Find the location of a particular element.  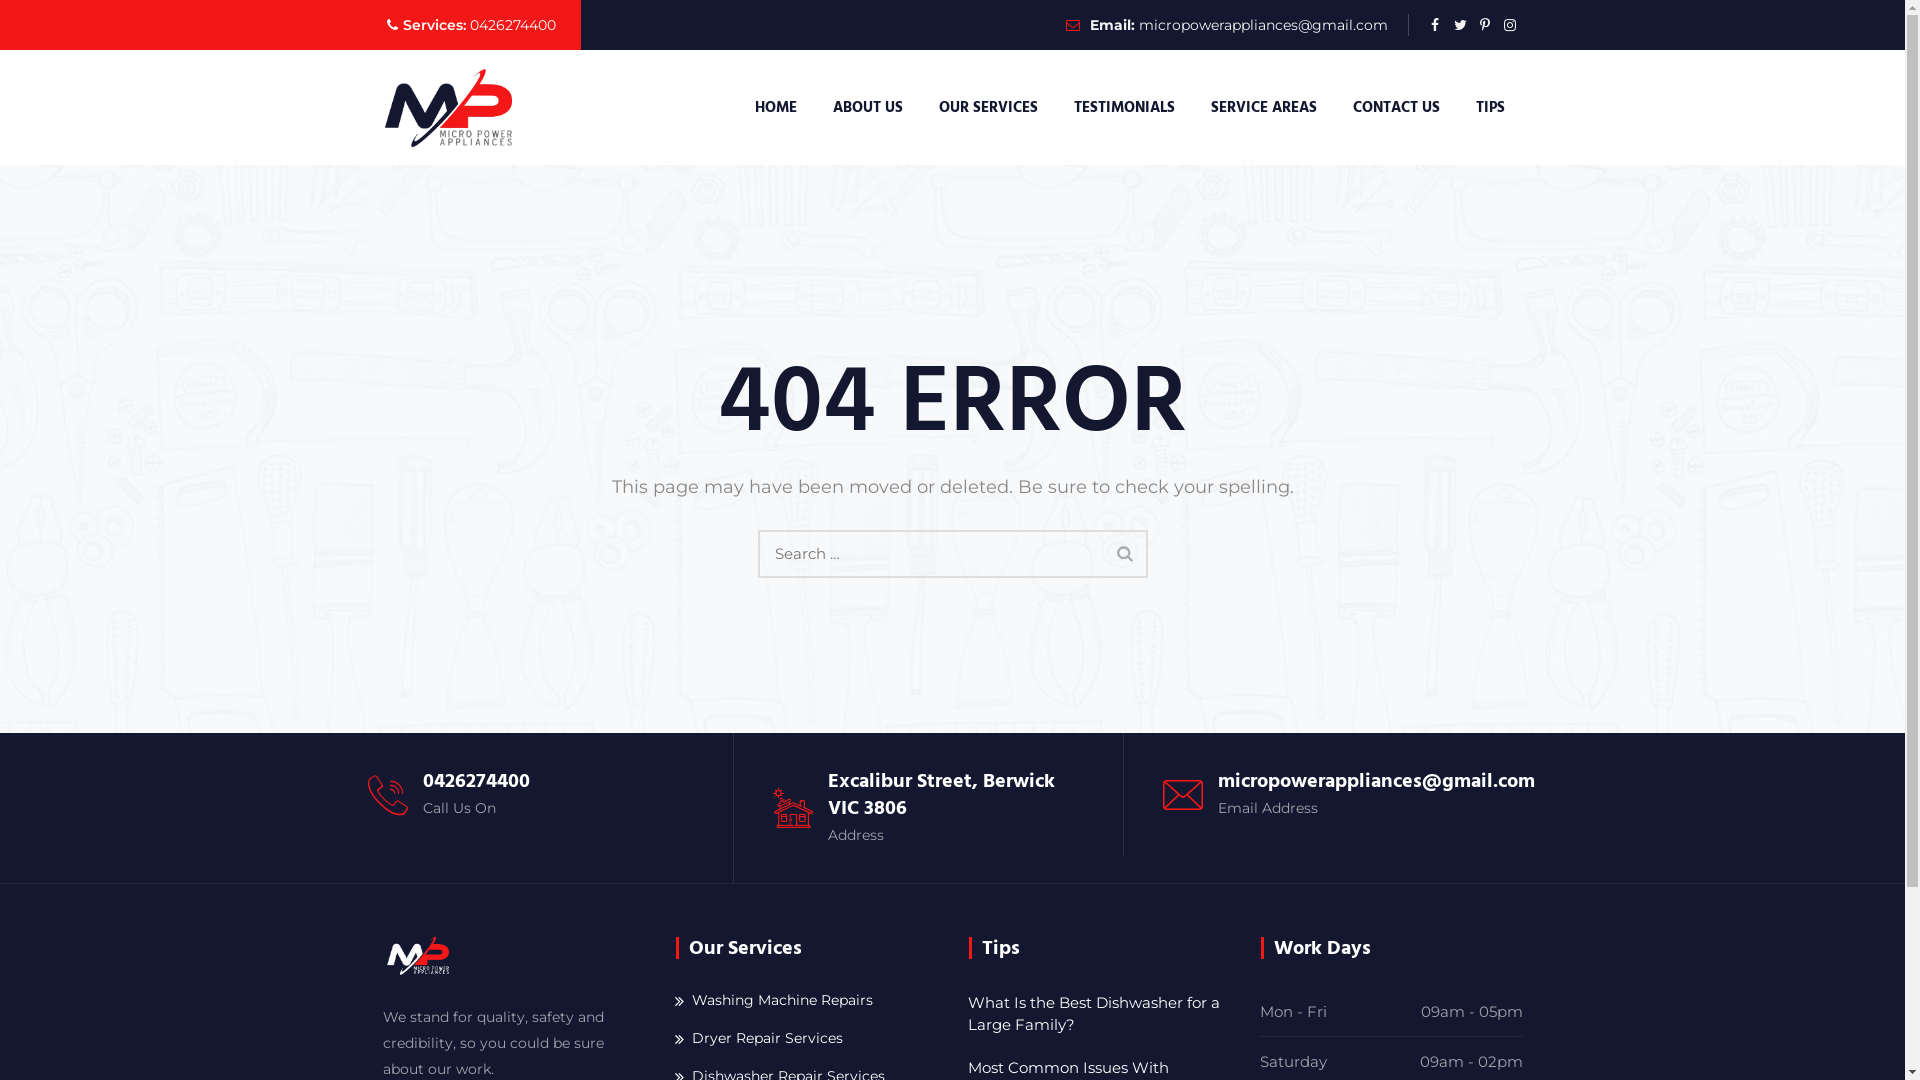

'What Is the Best Dishwasher for a Large Family?' is located at coordinates (1098, 1014).